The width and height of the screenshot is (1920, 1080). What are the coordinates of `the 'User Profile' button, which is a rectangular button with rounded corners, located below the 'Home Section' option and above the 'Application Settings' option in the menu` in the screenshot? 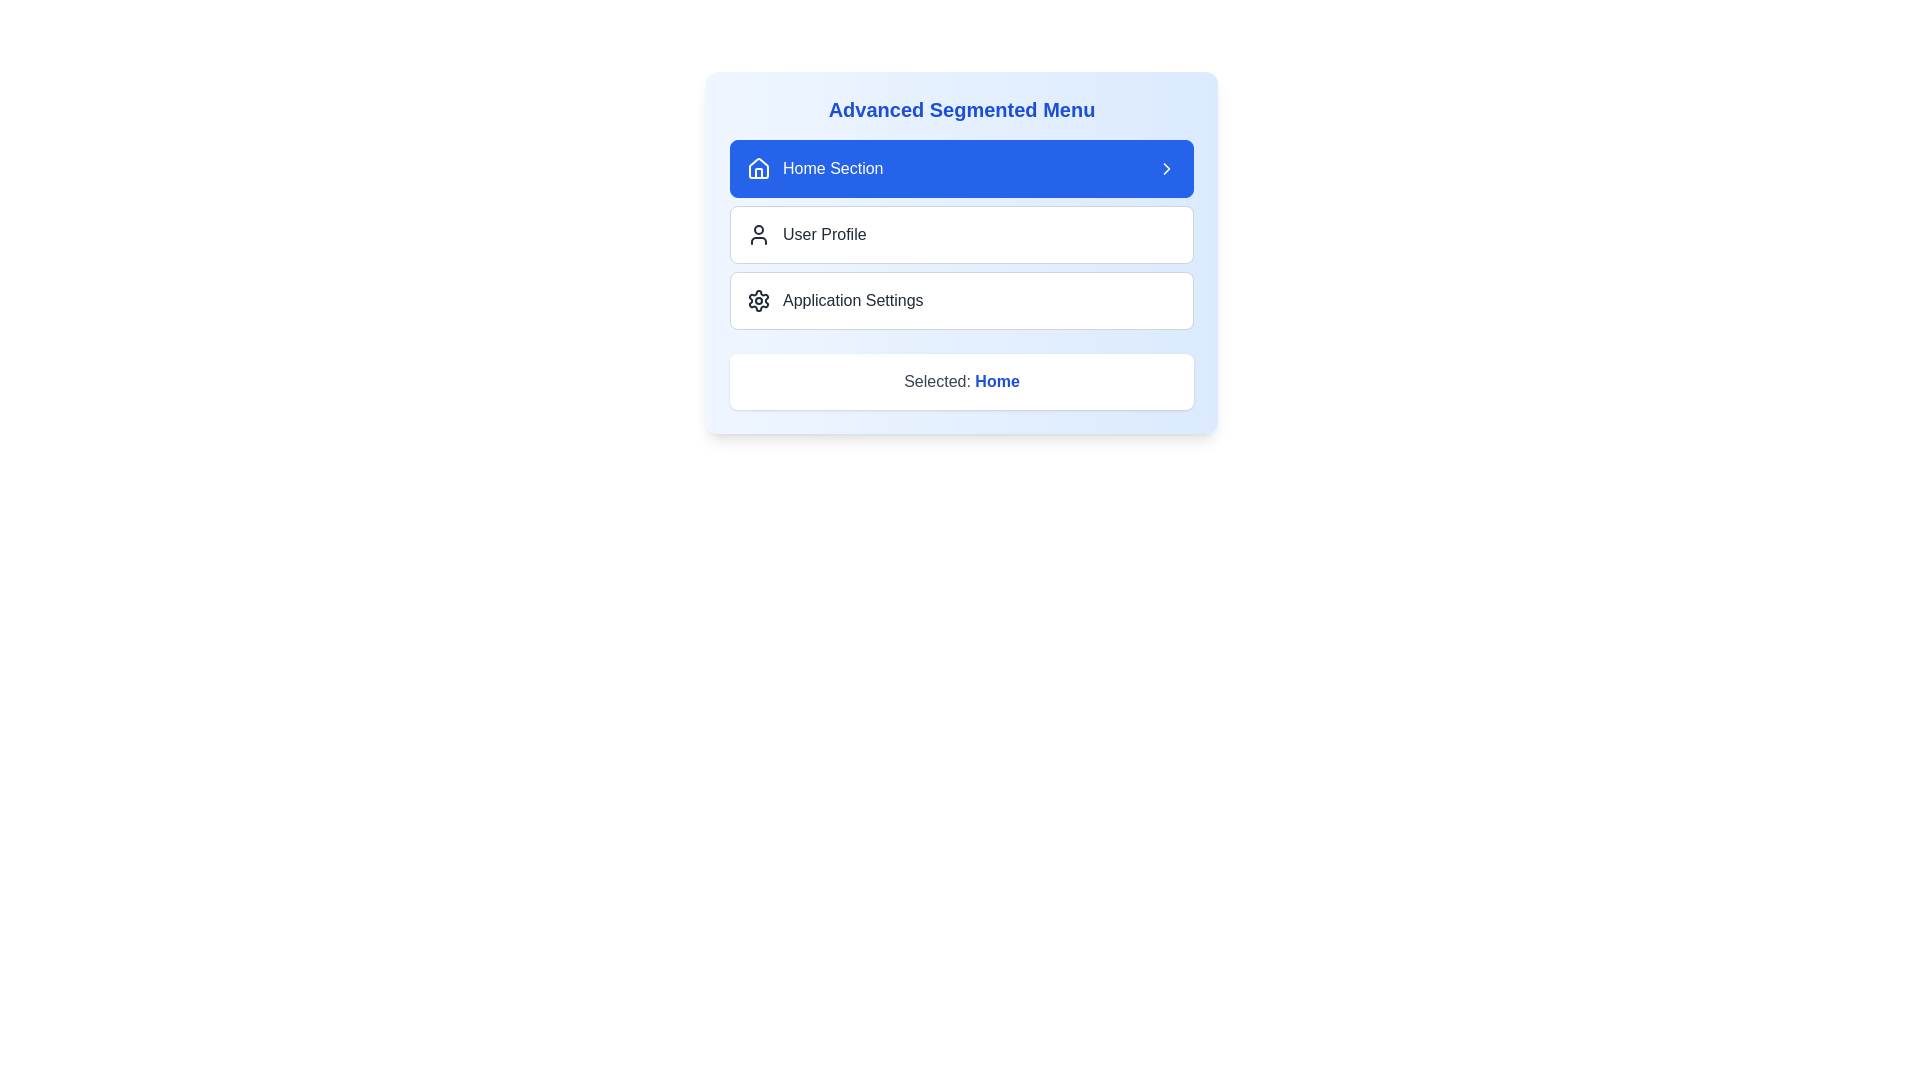 It's located at (961, 234).